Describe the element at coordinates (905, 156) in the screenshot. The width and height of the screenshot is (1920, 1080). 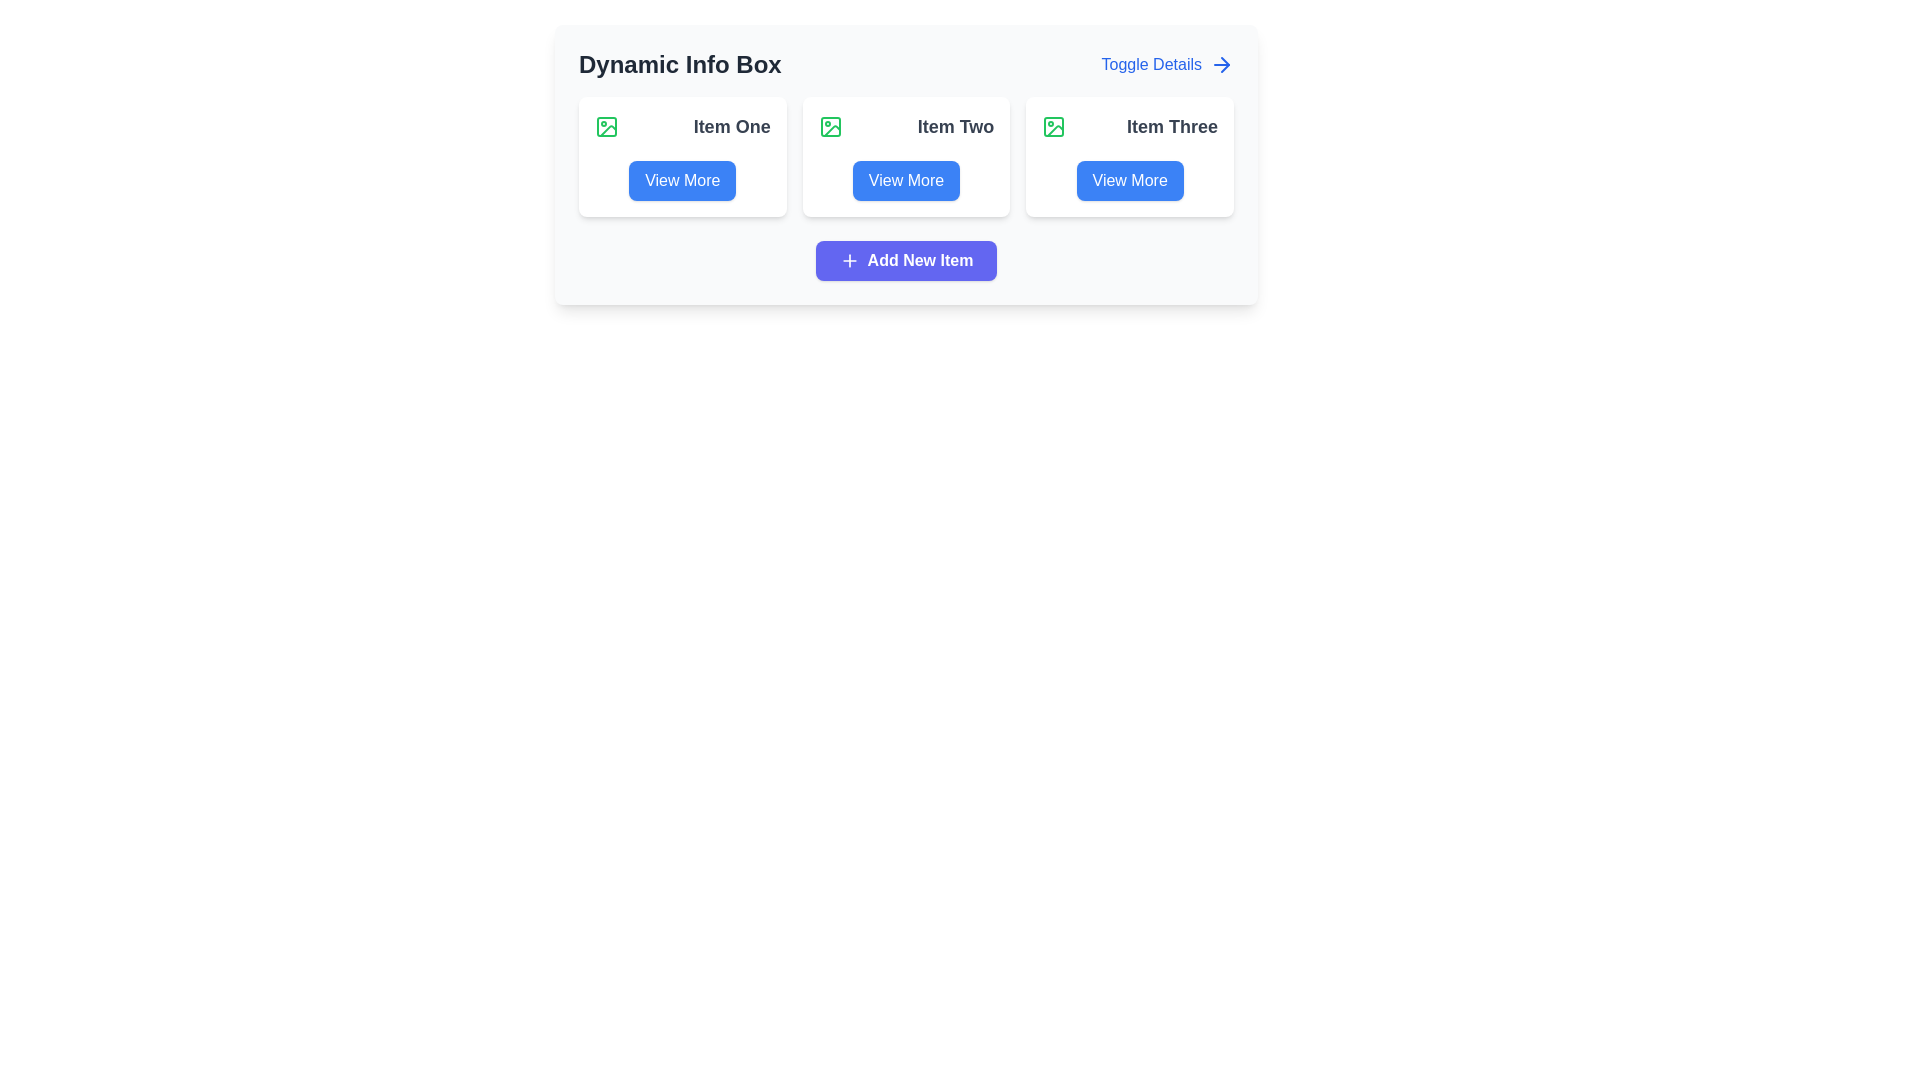
I see `the 'View More' button on the middle card of the three horizontally arranged cards in the 'Dynamic Info Box'` at that location.